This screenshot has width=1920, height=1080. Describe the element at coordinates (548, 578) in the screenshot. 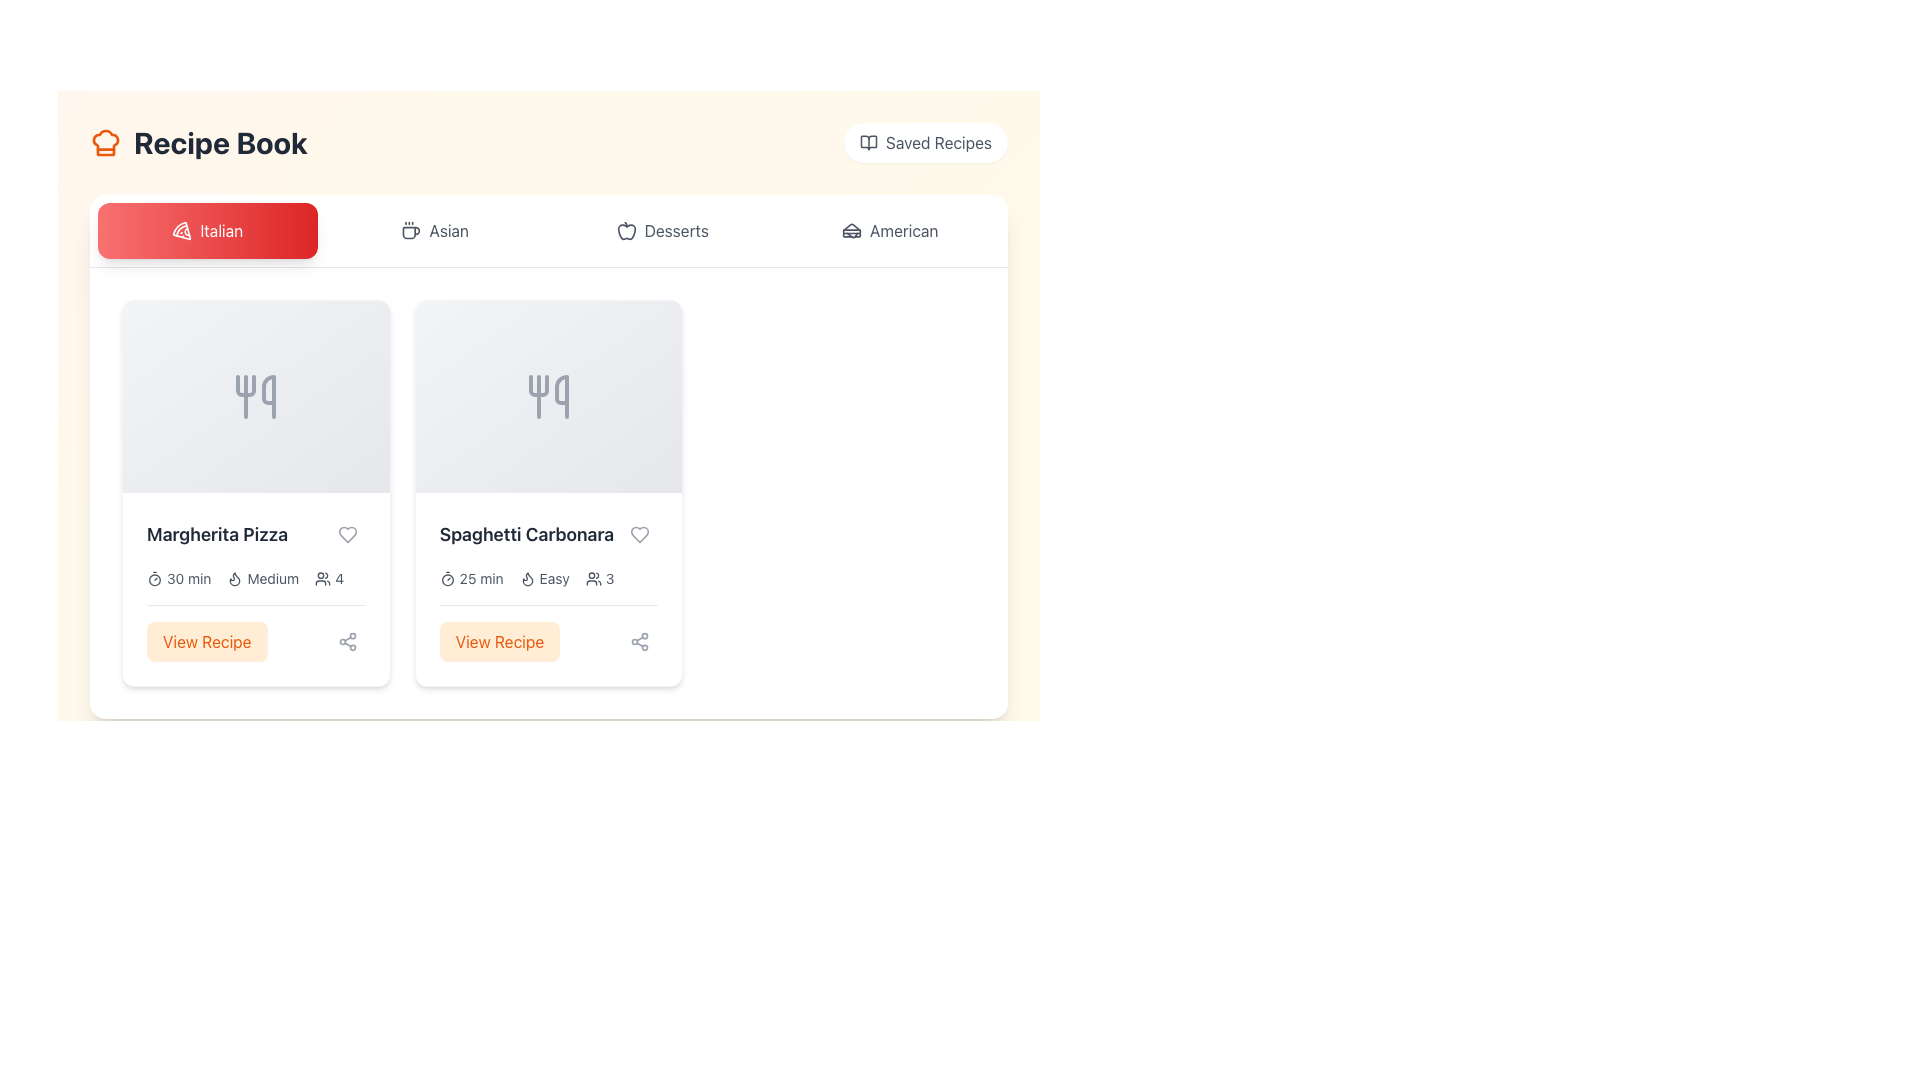

I see `information displayed in the informative label containing cooking time, difficulty level, and serving size for the card labeled 'Spaghetti Carbonara', located above the 'View Recipe' button` at that location.